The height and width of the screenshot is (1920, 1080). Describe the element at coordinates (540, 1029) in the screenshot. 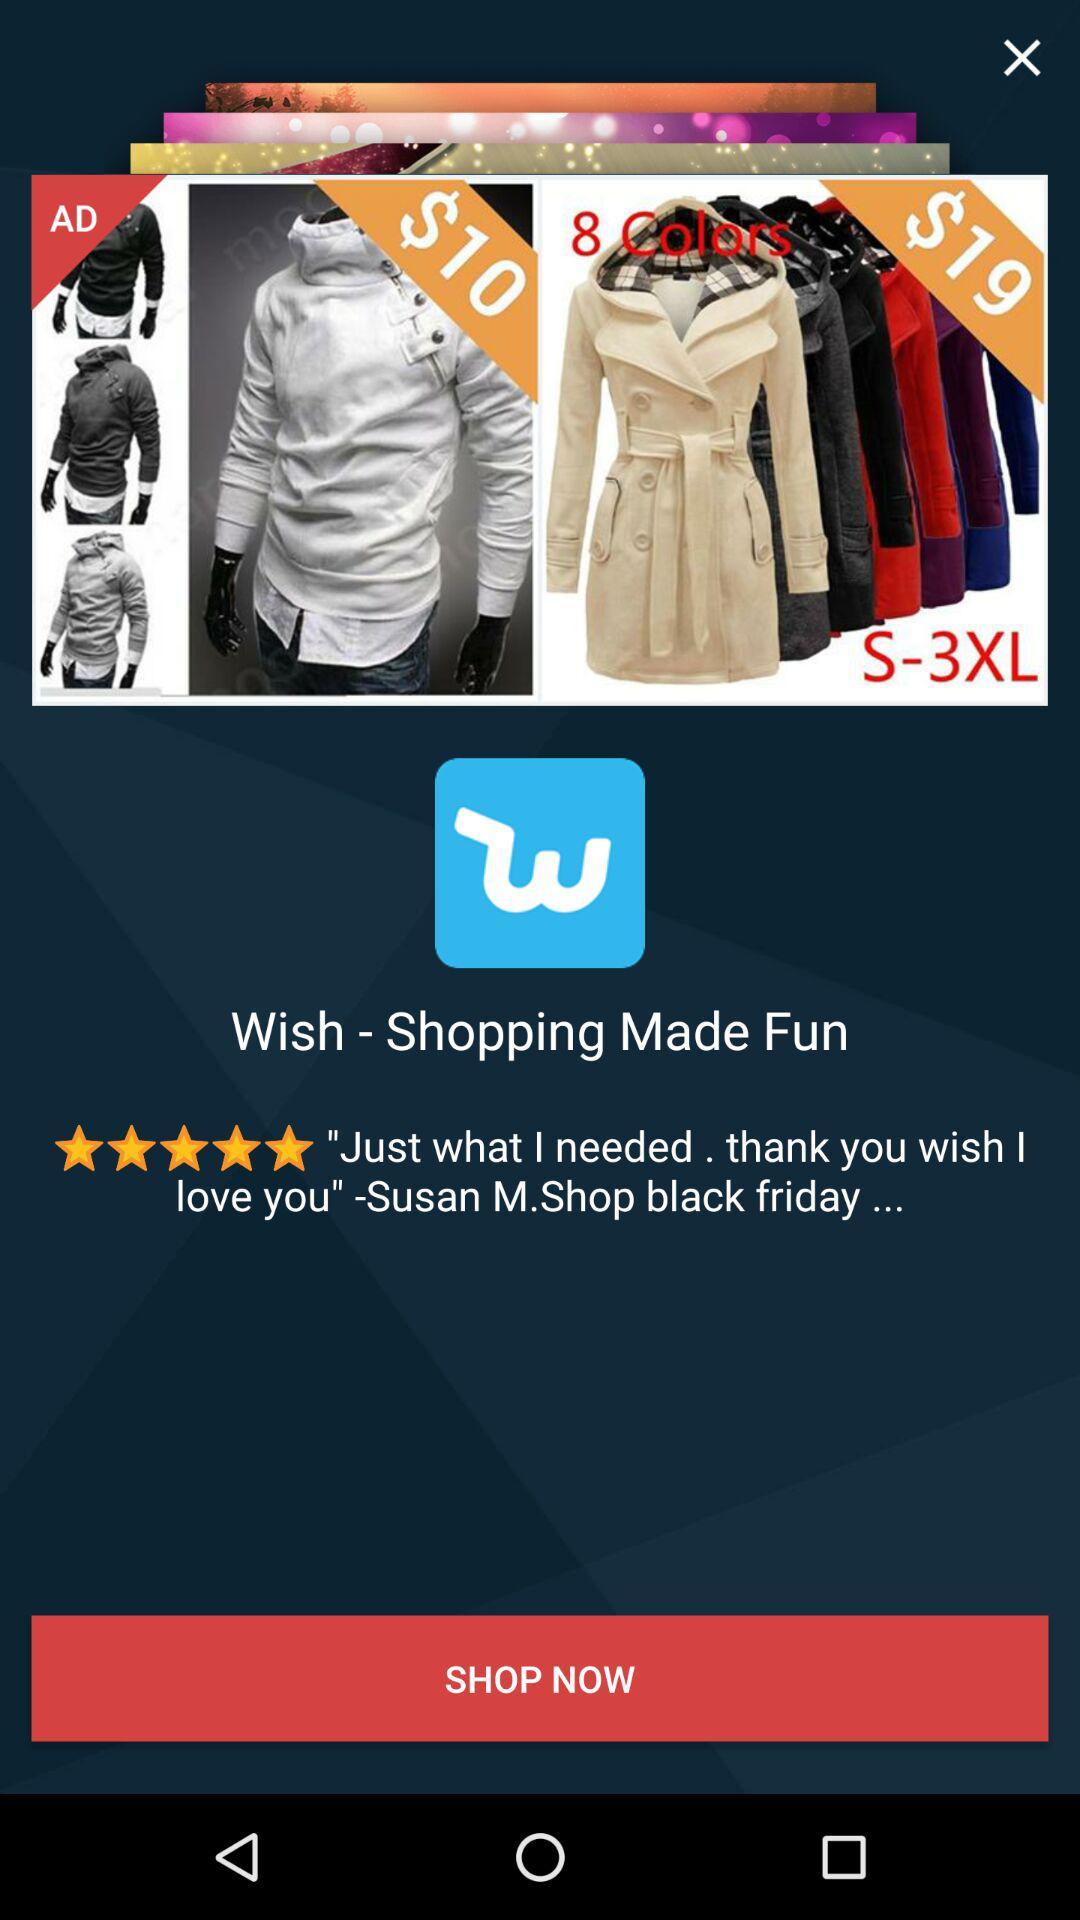

I see `wish shopping made item` at that location.